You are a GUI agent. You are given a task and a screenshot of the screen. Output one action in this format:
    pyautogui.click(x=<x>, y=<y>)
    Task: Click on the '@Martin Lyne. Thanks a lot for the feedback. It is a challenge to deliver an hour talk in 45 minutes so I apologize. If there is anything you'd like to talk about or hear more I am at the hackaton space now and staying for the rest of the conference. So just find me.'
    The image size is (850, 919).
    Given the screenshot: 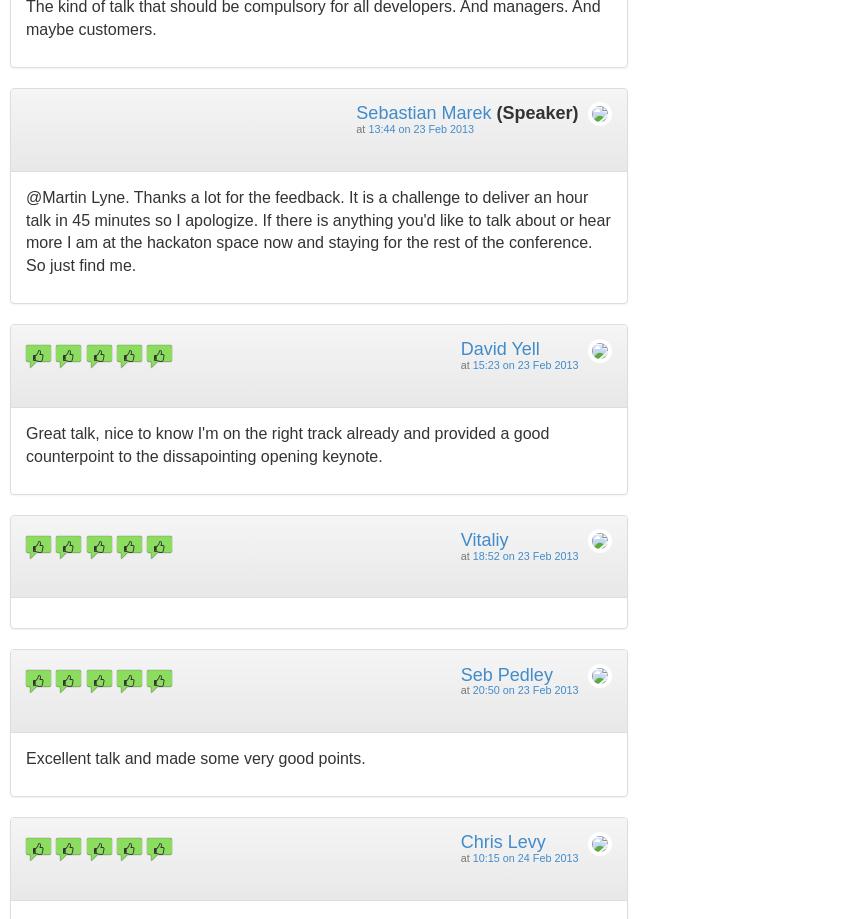 What is the action you would take?
    pyautogui.click(x=25, y=231)
    